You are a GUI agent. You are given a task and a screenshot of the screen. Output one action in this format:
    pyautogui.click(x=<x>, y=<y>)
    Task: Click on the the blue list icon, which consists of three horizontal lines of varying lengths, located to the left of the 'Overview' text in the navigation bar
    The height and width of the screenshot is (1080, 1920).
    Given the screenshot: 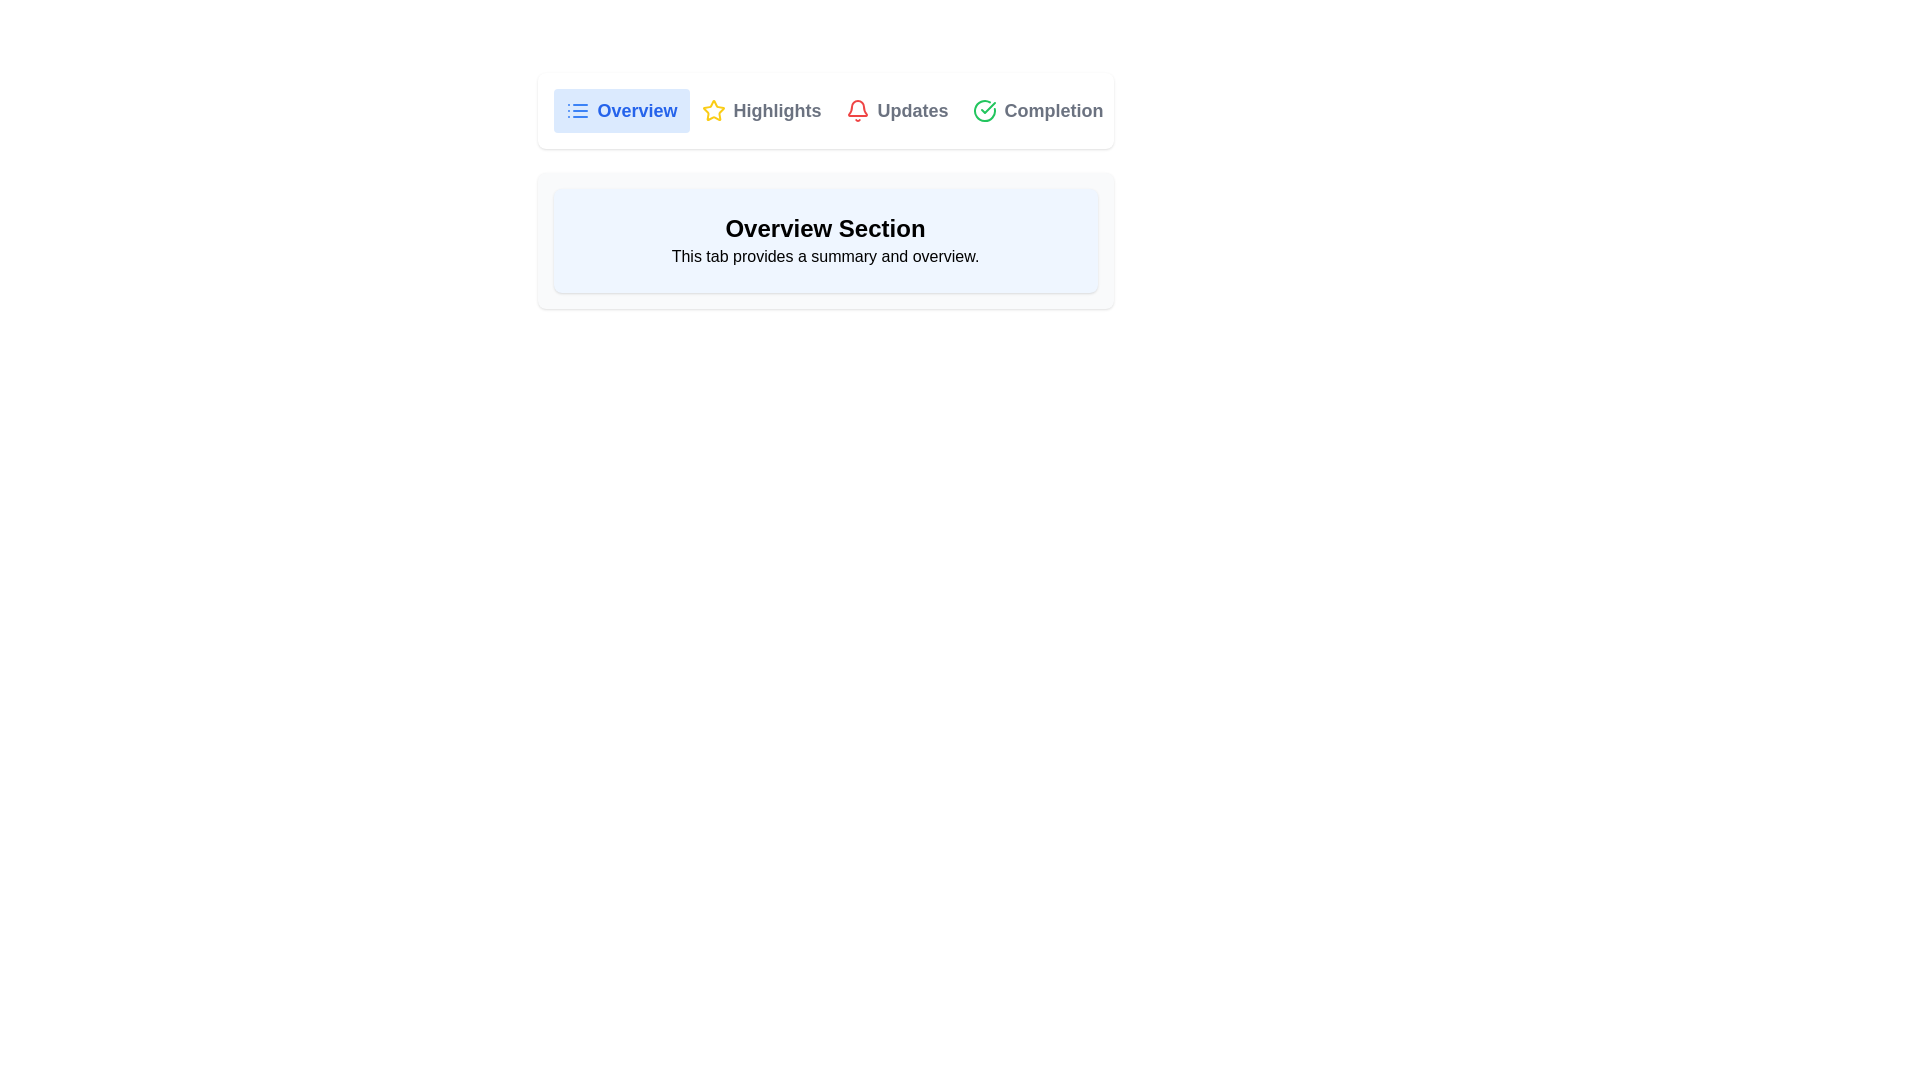 What is the action you would take?
    pyautogui.click(x=576, y=111)
    